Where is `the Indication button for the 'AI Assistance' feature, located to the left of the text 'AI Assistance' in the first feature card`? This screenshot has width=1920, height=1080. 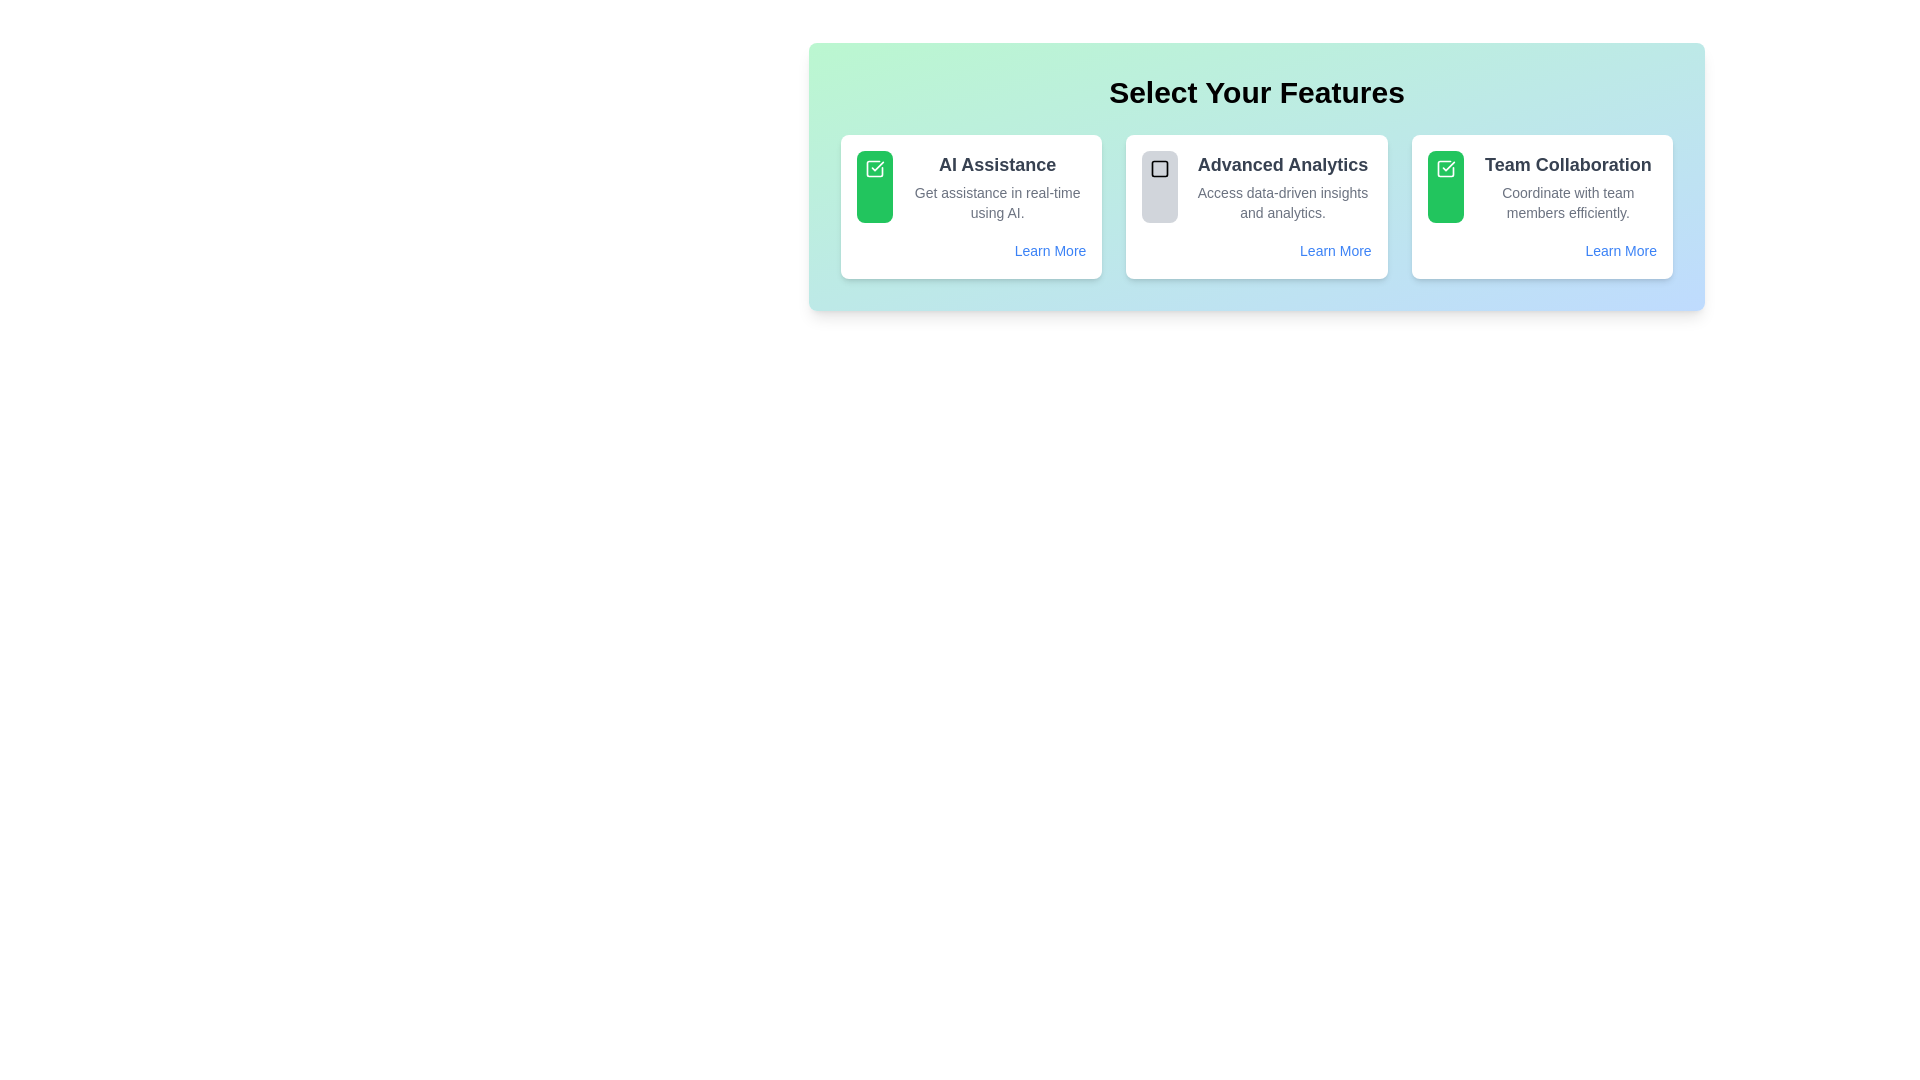
the Indication button for the 'AI Assistance' feature, located to the left of the text 'AI Assistance' in the first feature card is located at coordinates (874, 186).